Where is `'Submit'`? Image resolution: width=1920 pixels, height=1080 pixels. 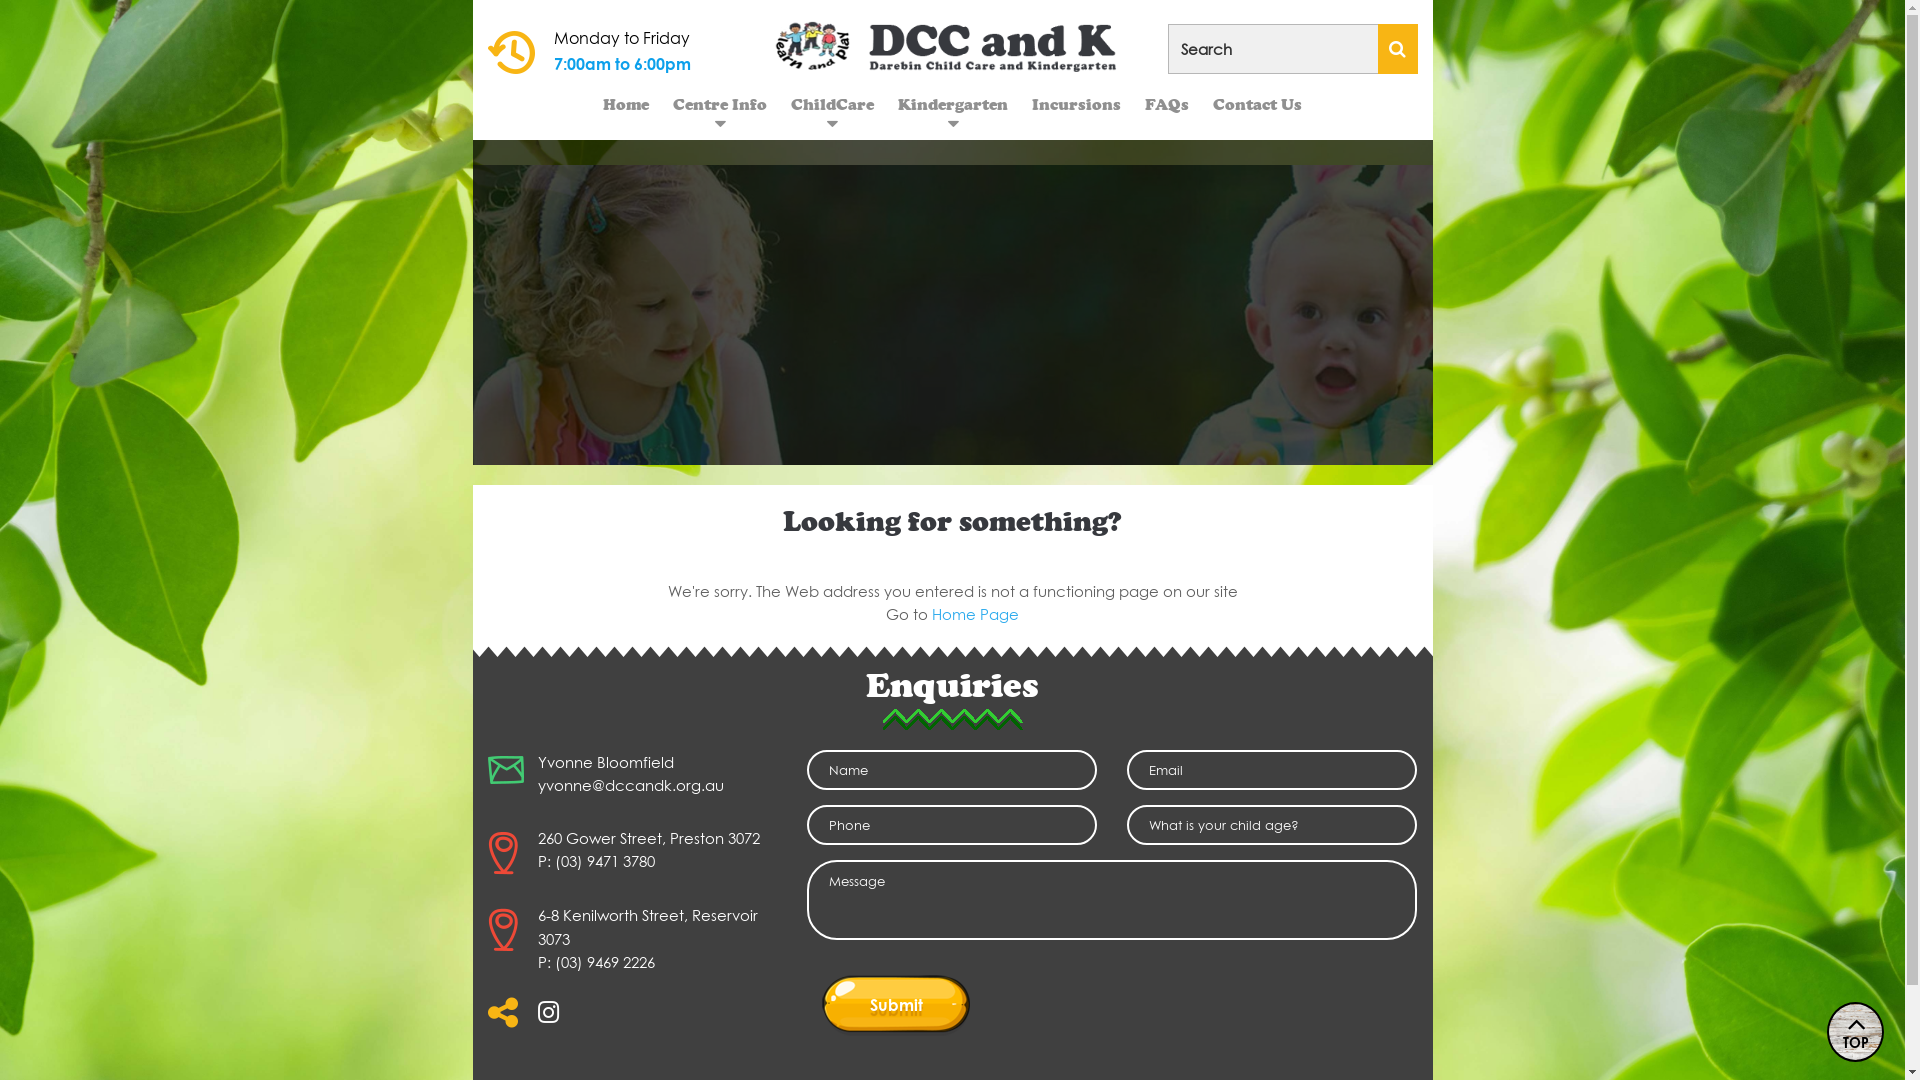
'Submit' is located at coordinates (821, 1004).